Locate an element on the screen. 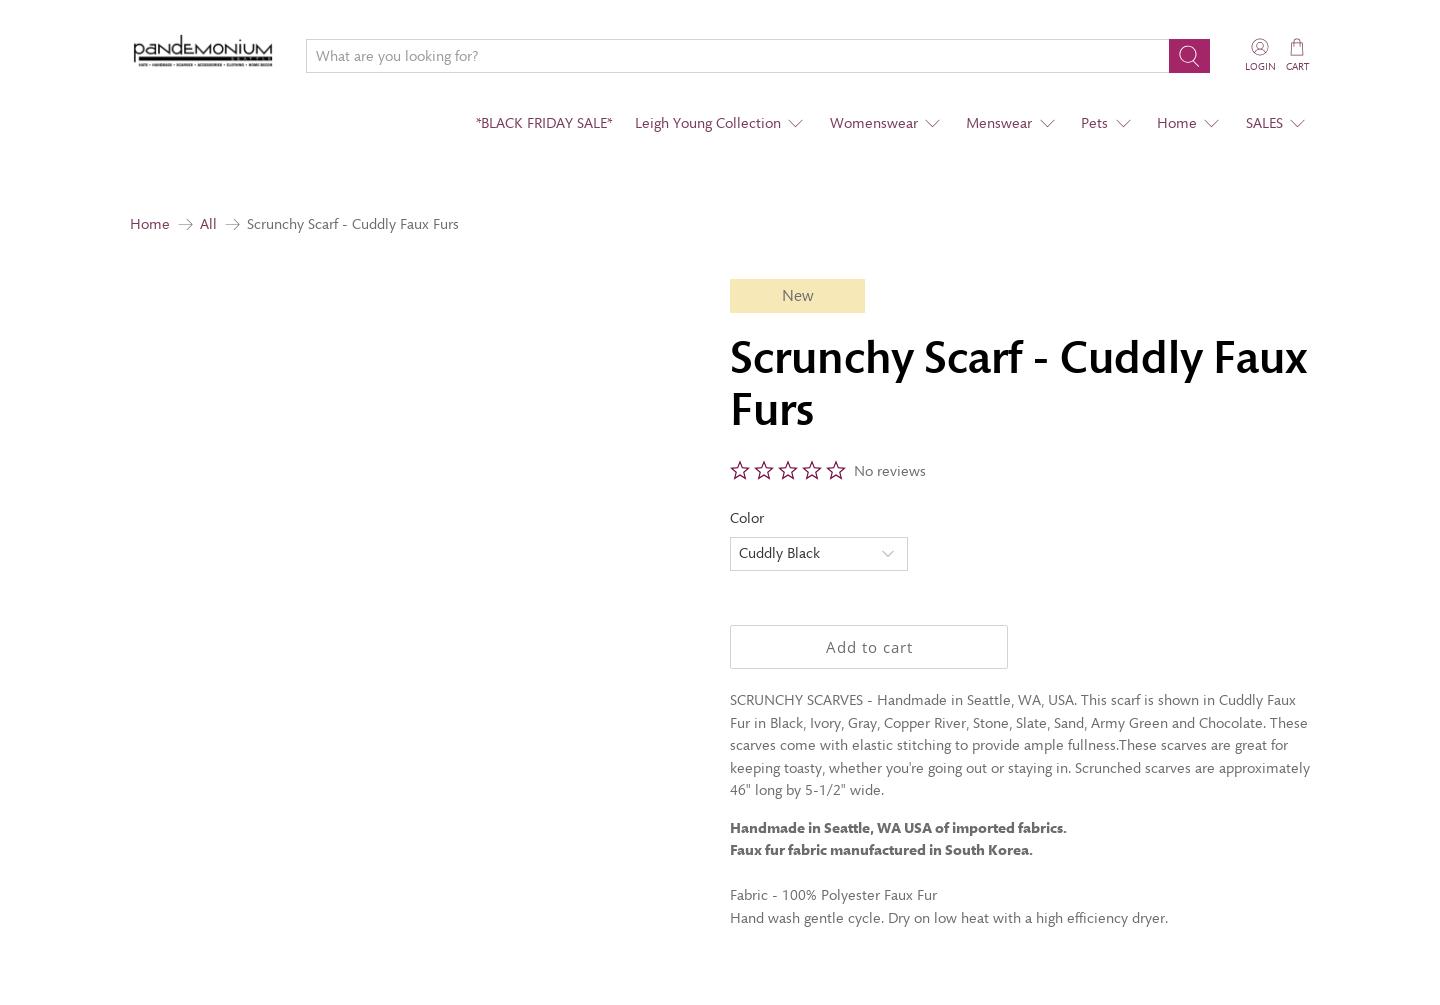 The width and height of the screenshot is (1440, 1005). 'SCRUNCHY SCARVES - Handmade in Seattle, WA, USA. This scarf is shown in Cuddly Faux Fur in Black, Ivory, Gray, Copper River, Stone, Slate, Sand, Army Green and Chocolate. These scarves come with elastic stitching to provide ample fullness' is located at coordinates (1017, 722).